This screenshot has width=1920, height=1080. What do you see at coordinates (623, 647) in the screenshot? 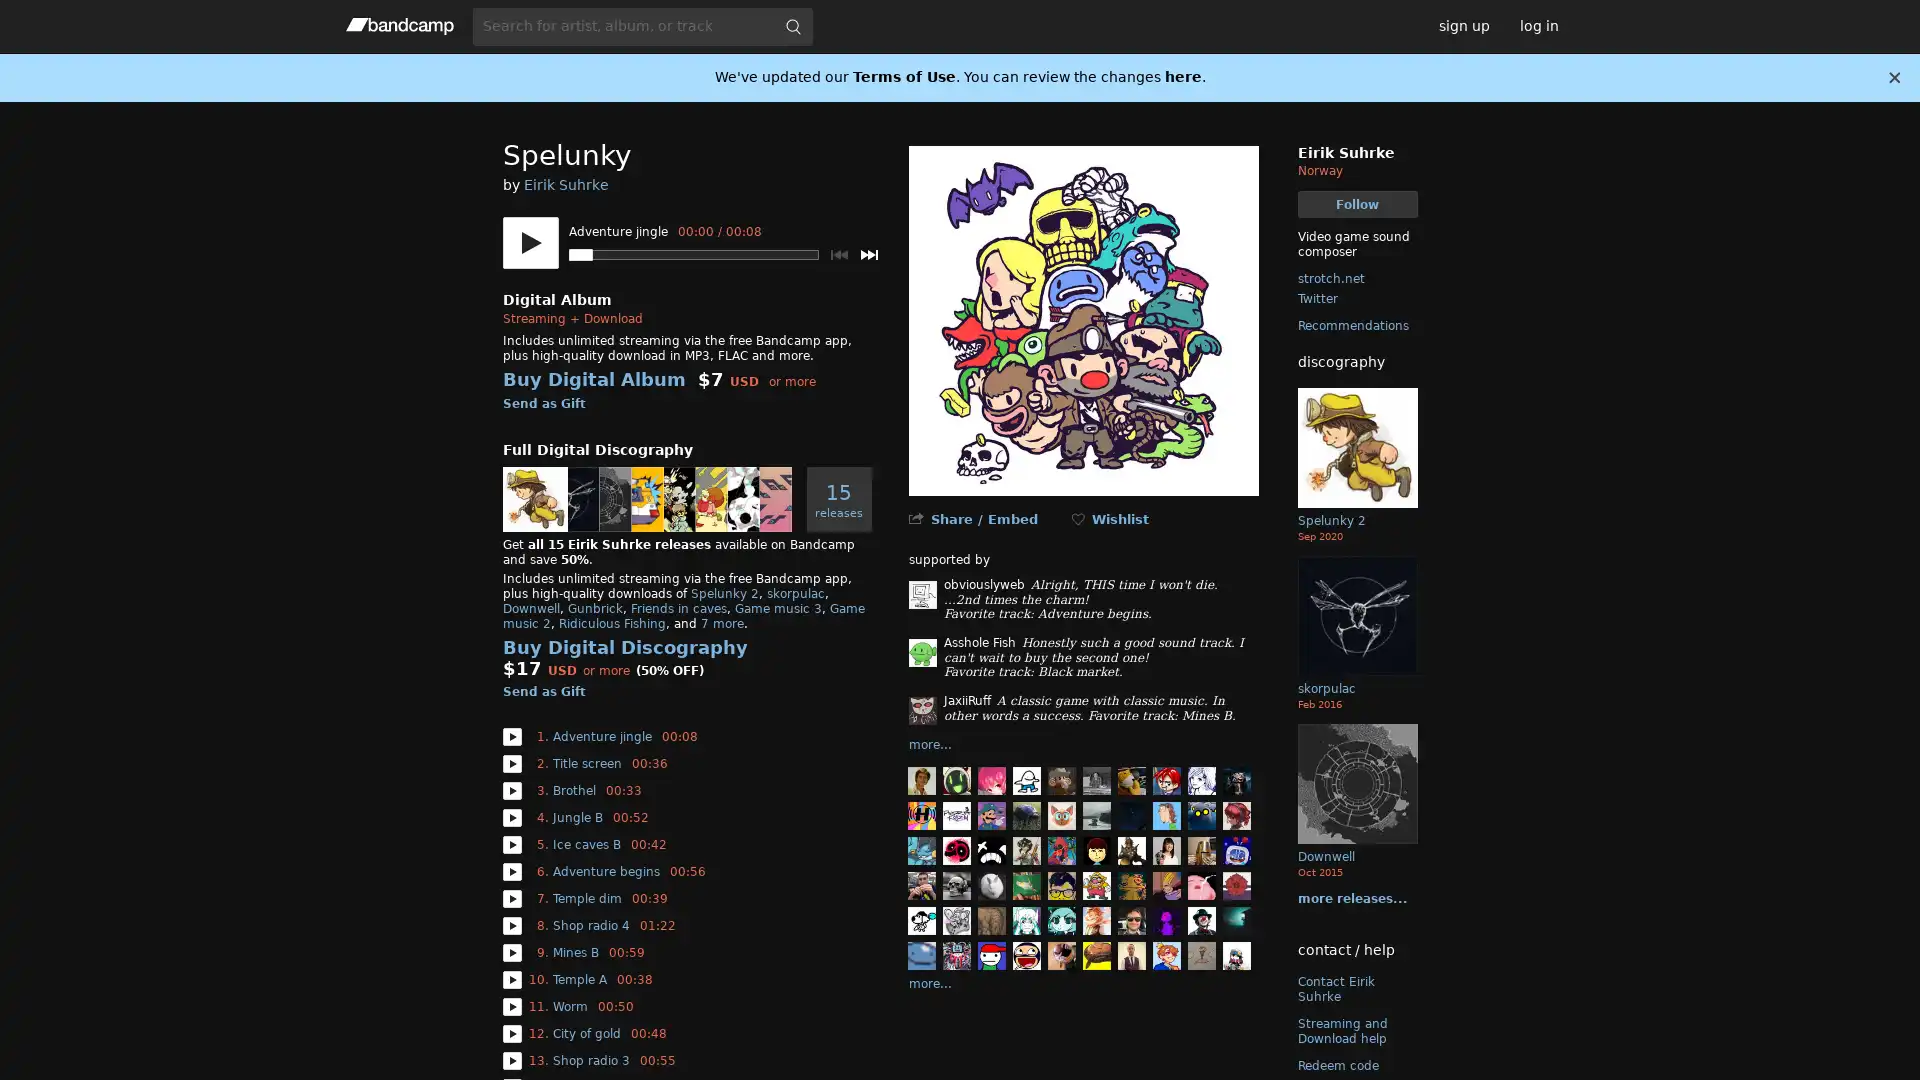
I see `Buy Digital Discography` at bounding box center [623, 647].